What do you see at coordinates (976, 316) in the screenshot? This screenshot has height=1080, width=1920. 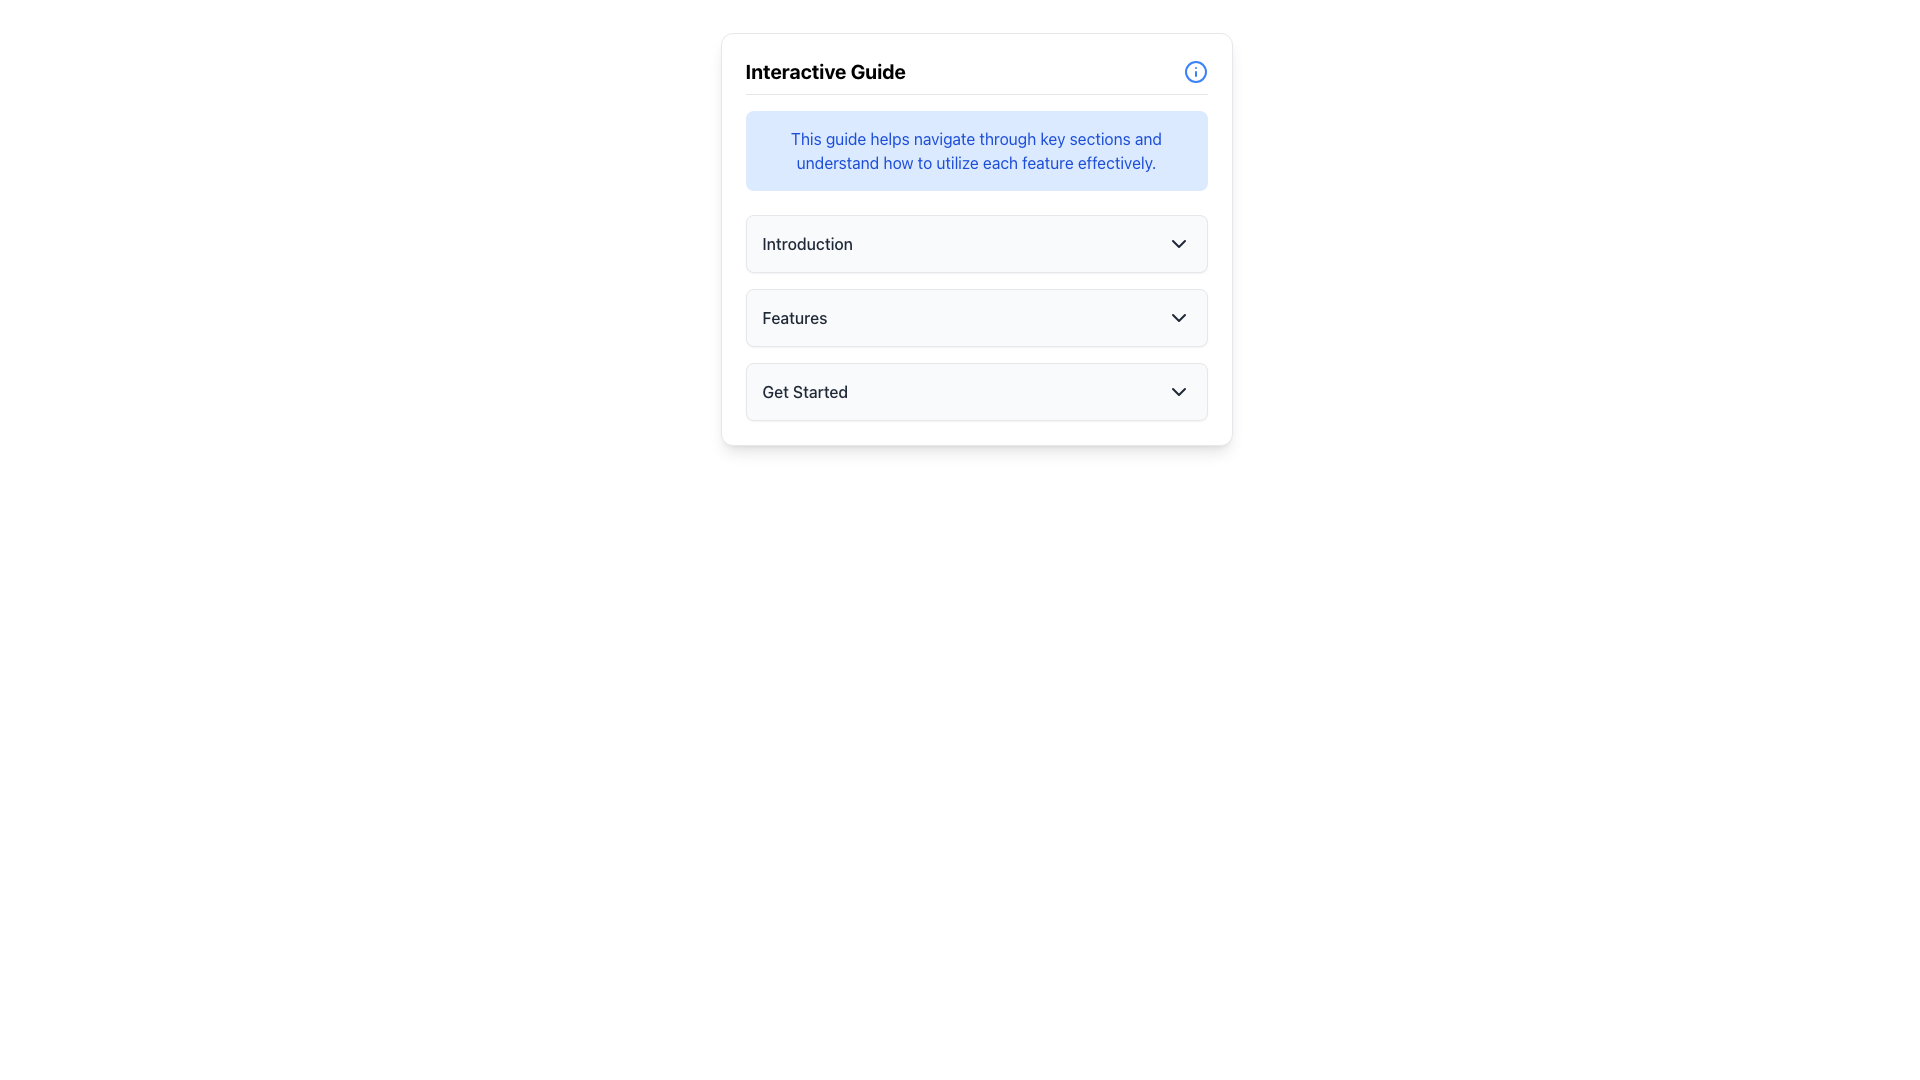 I see `the 'Features' button` at bounding box center [976, 316].